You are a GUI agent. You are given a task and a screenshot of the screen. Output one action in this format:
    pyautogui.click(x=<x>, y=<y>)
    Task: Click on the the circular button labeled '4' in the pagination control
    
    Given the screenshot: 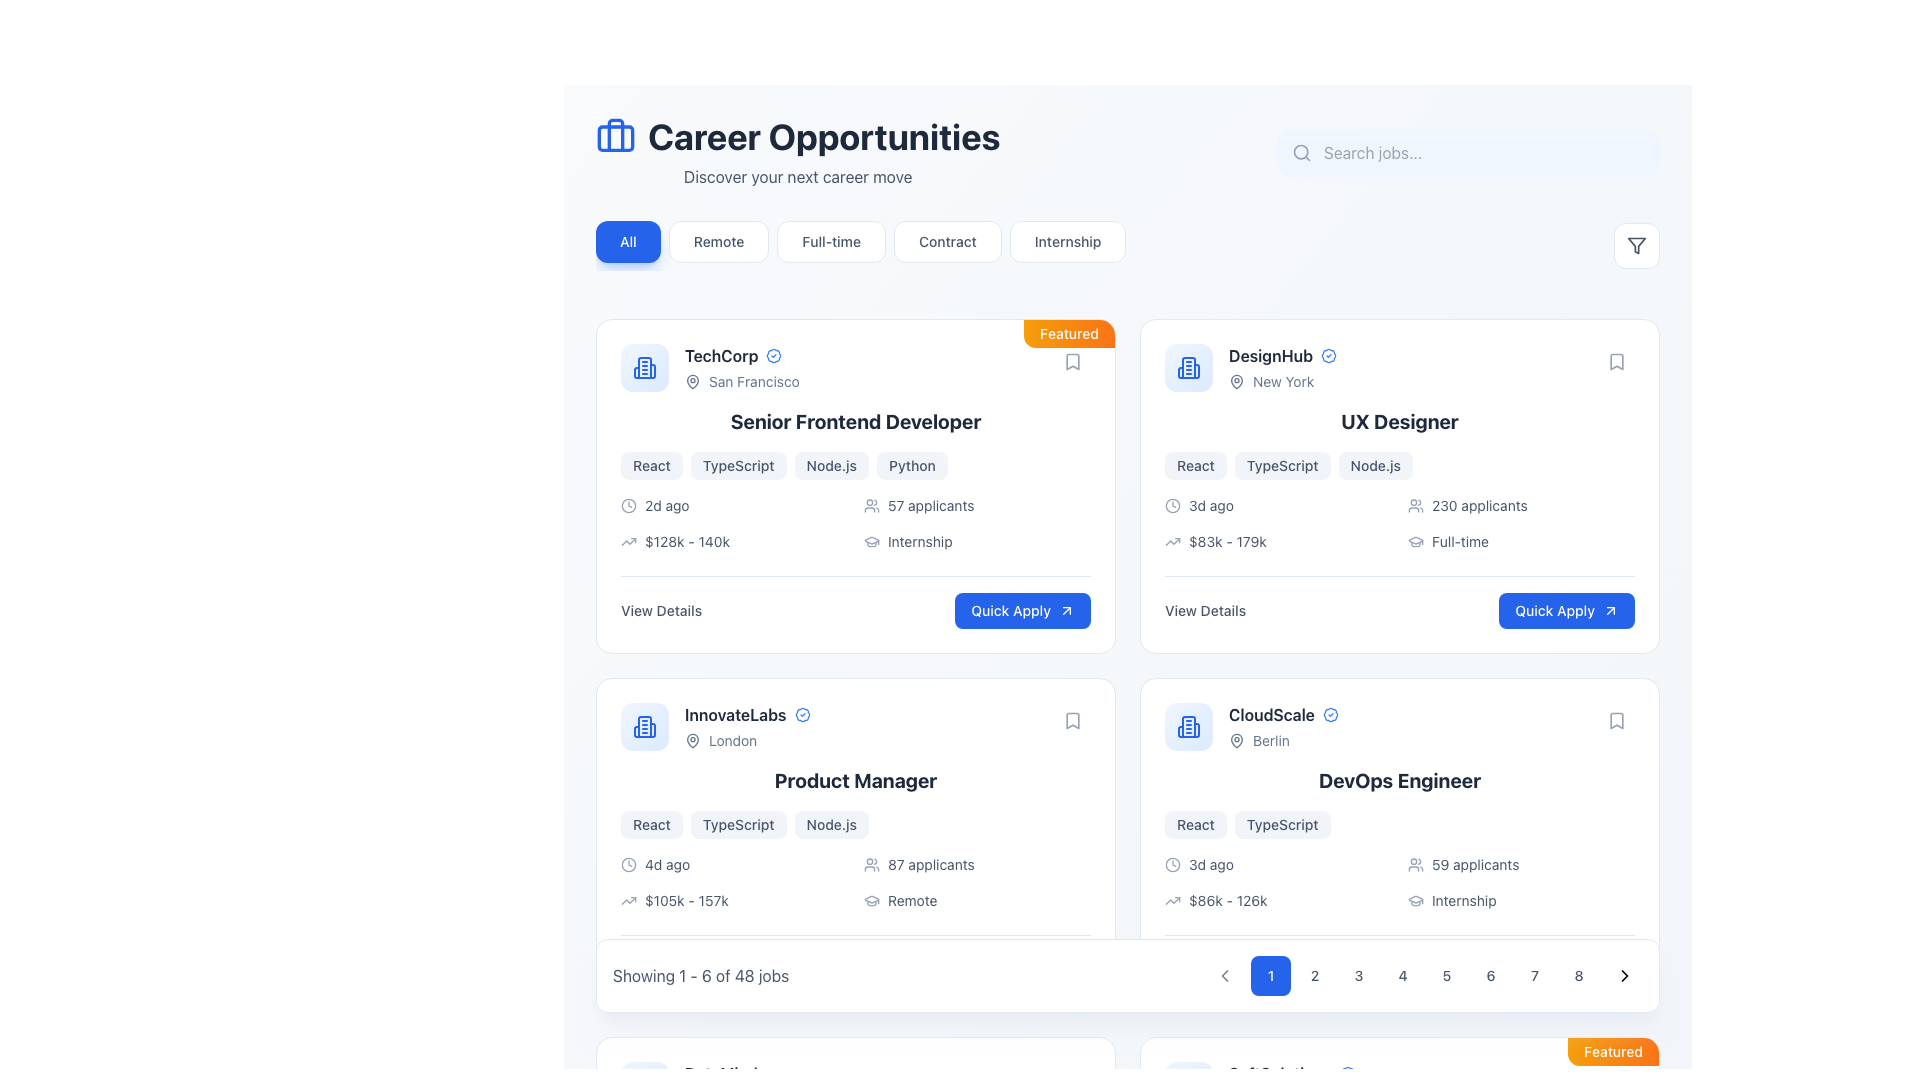 What is the action you would take?
    pyautogui.click(x=1401, y=974)
    